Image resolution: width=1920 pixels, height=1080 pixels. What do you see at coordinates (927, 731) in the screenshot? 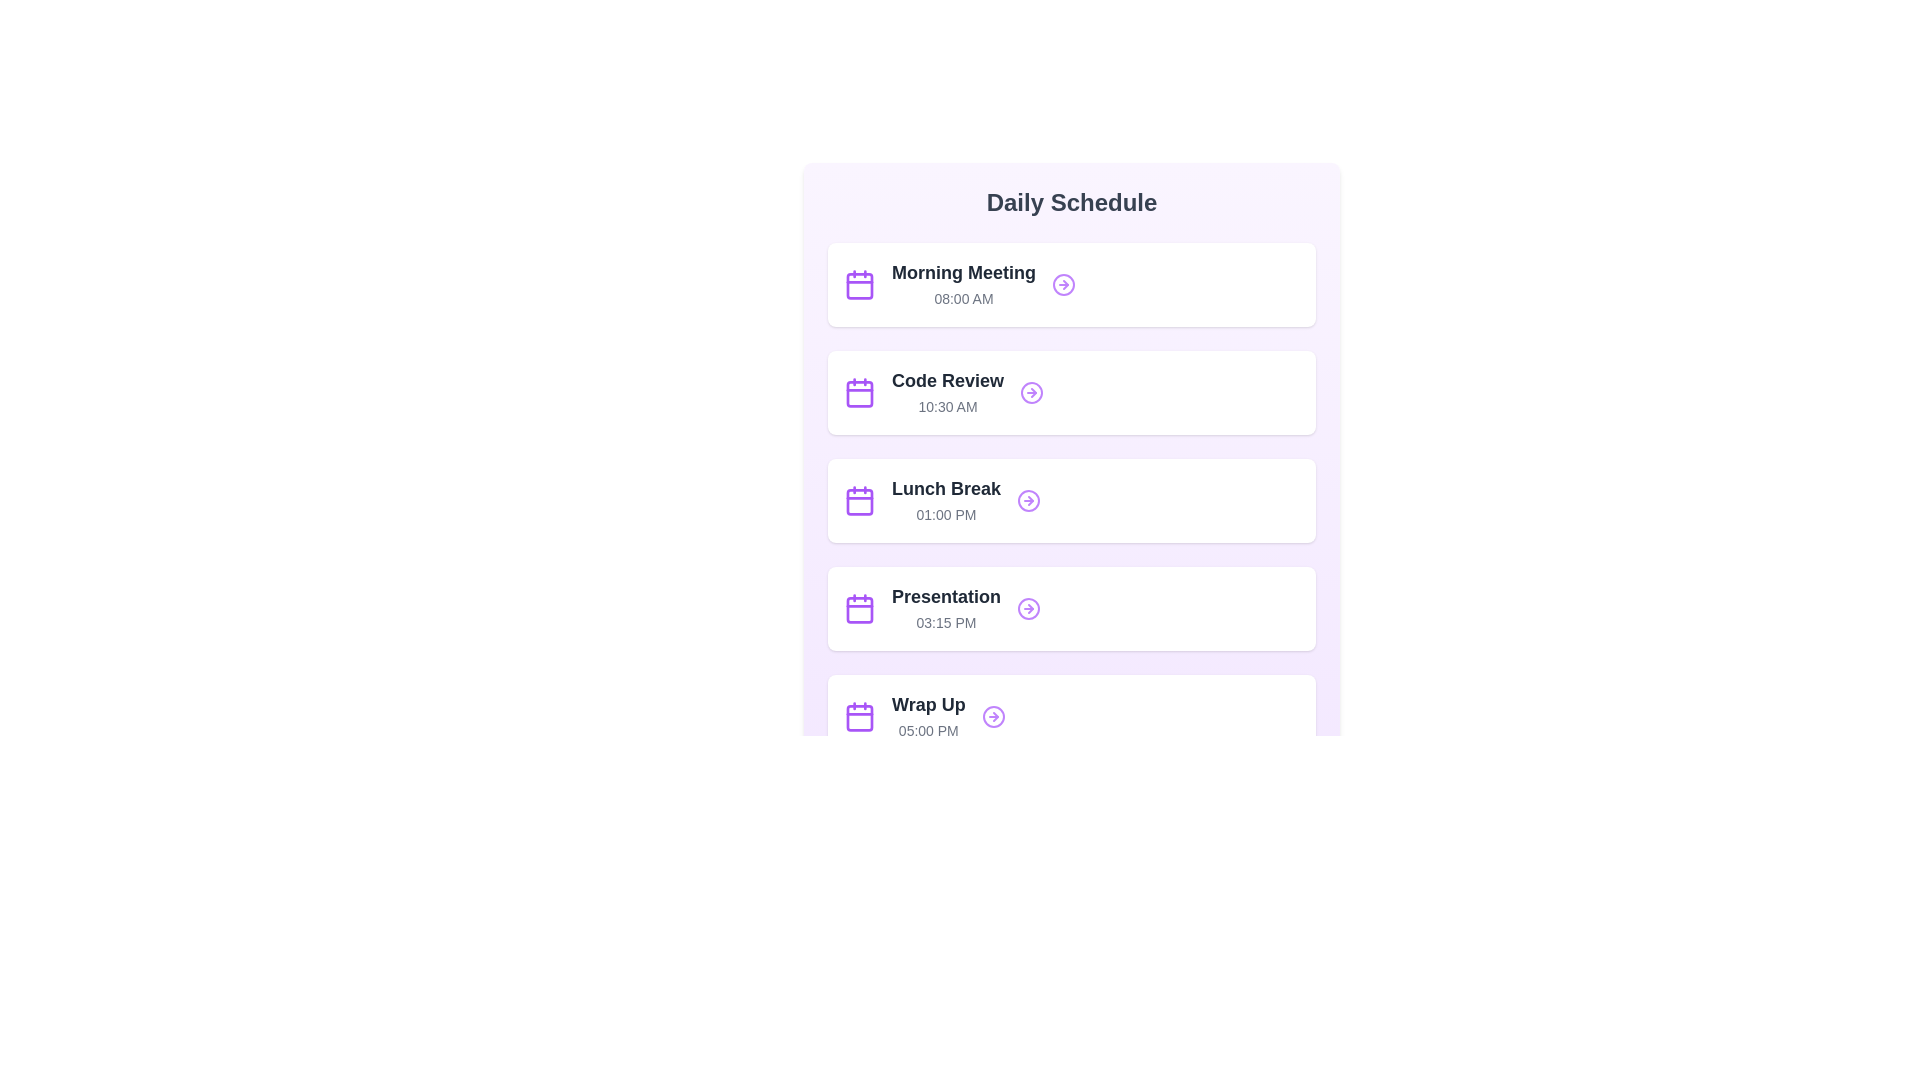
I see `the Text Label displaying the scheduled time for the event 'Wrap Up', which is positioned beneath the 'Wrap Up' text and inside the last purple-bordered box` at bounding box center [927, 731].